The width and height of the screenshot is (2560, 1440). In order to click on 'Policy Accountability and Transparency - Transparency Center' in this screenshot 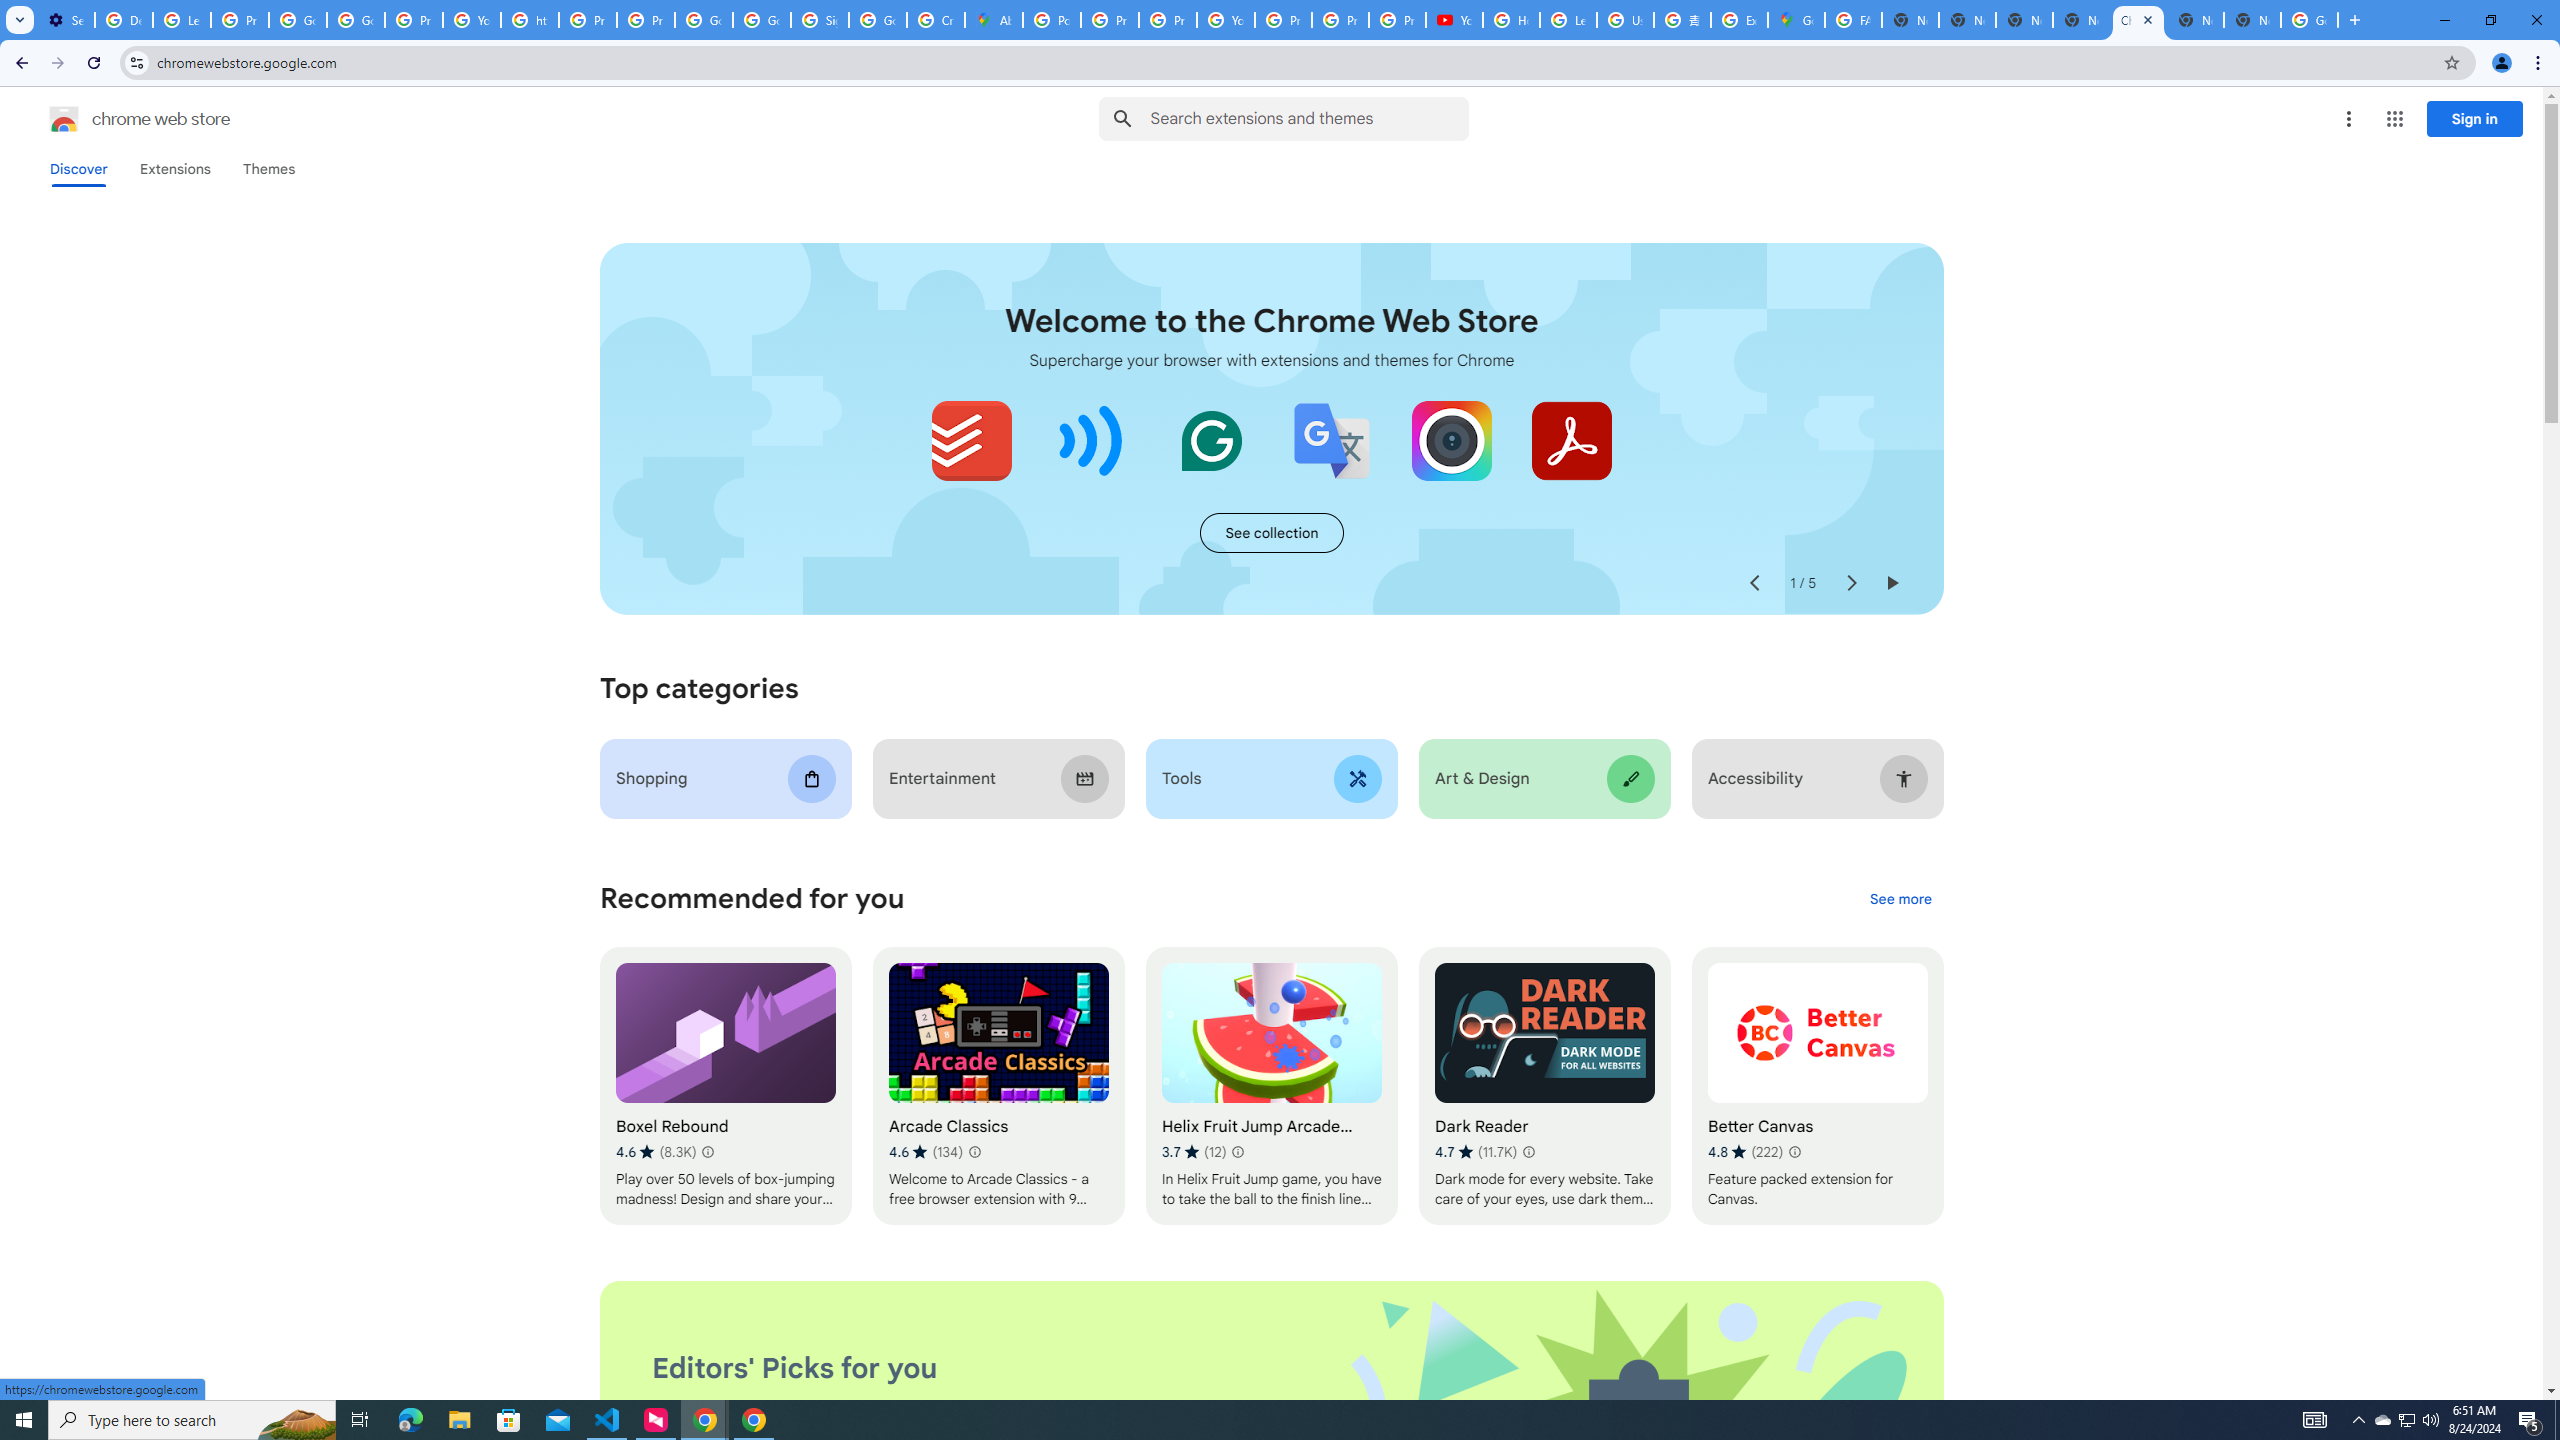, I will do `click(1051, 19)`.